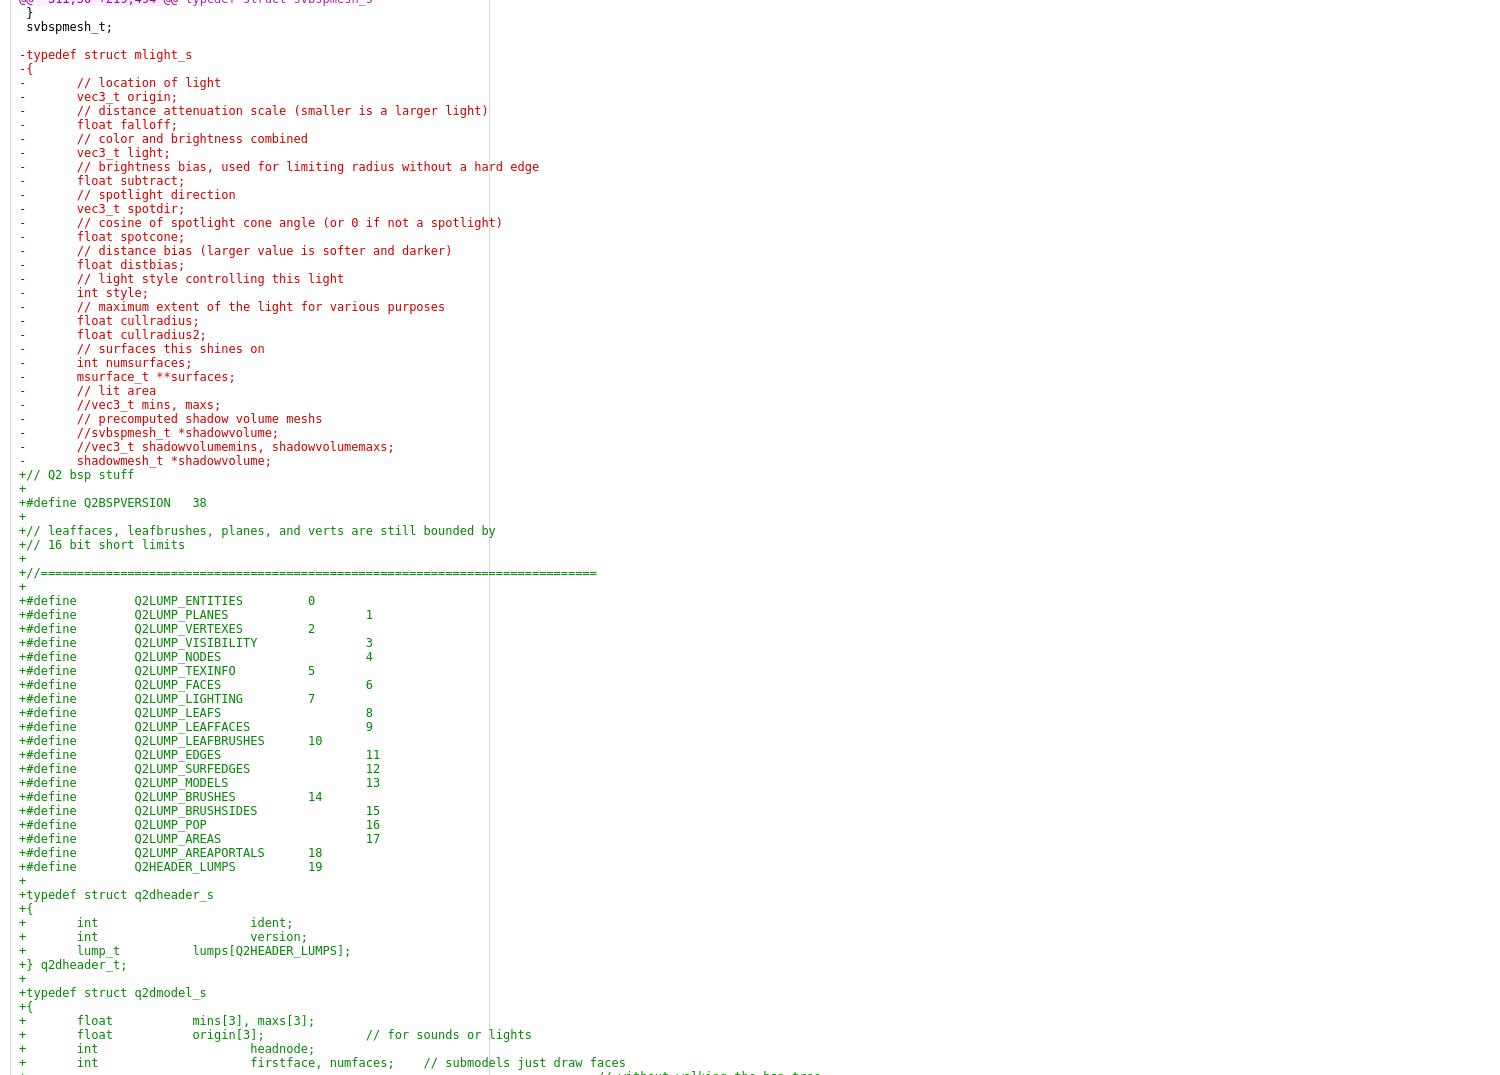  What do you see at coordinates (195, 684) in the screenshot?
I see `'+#define        Q2LUMP_FACES                    6'` at bounding box center [195, 684].